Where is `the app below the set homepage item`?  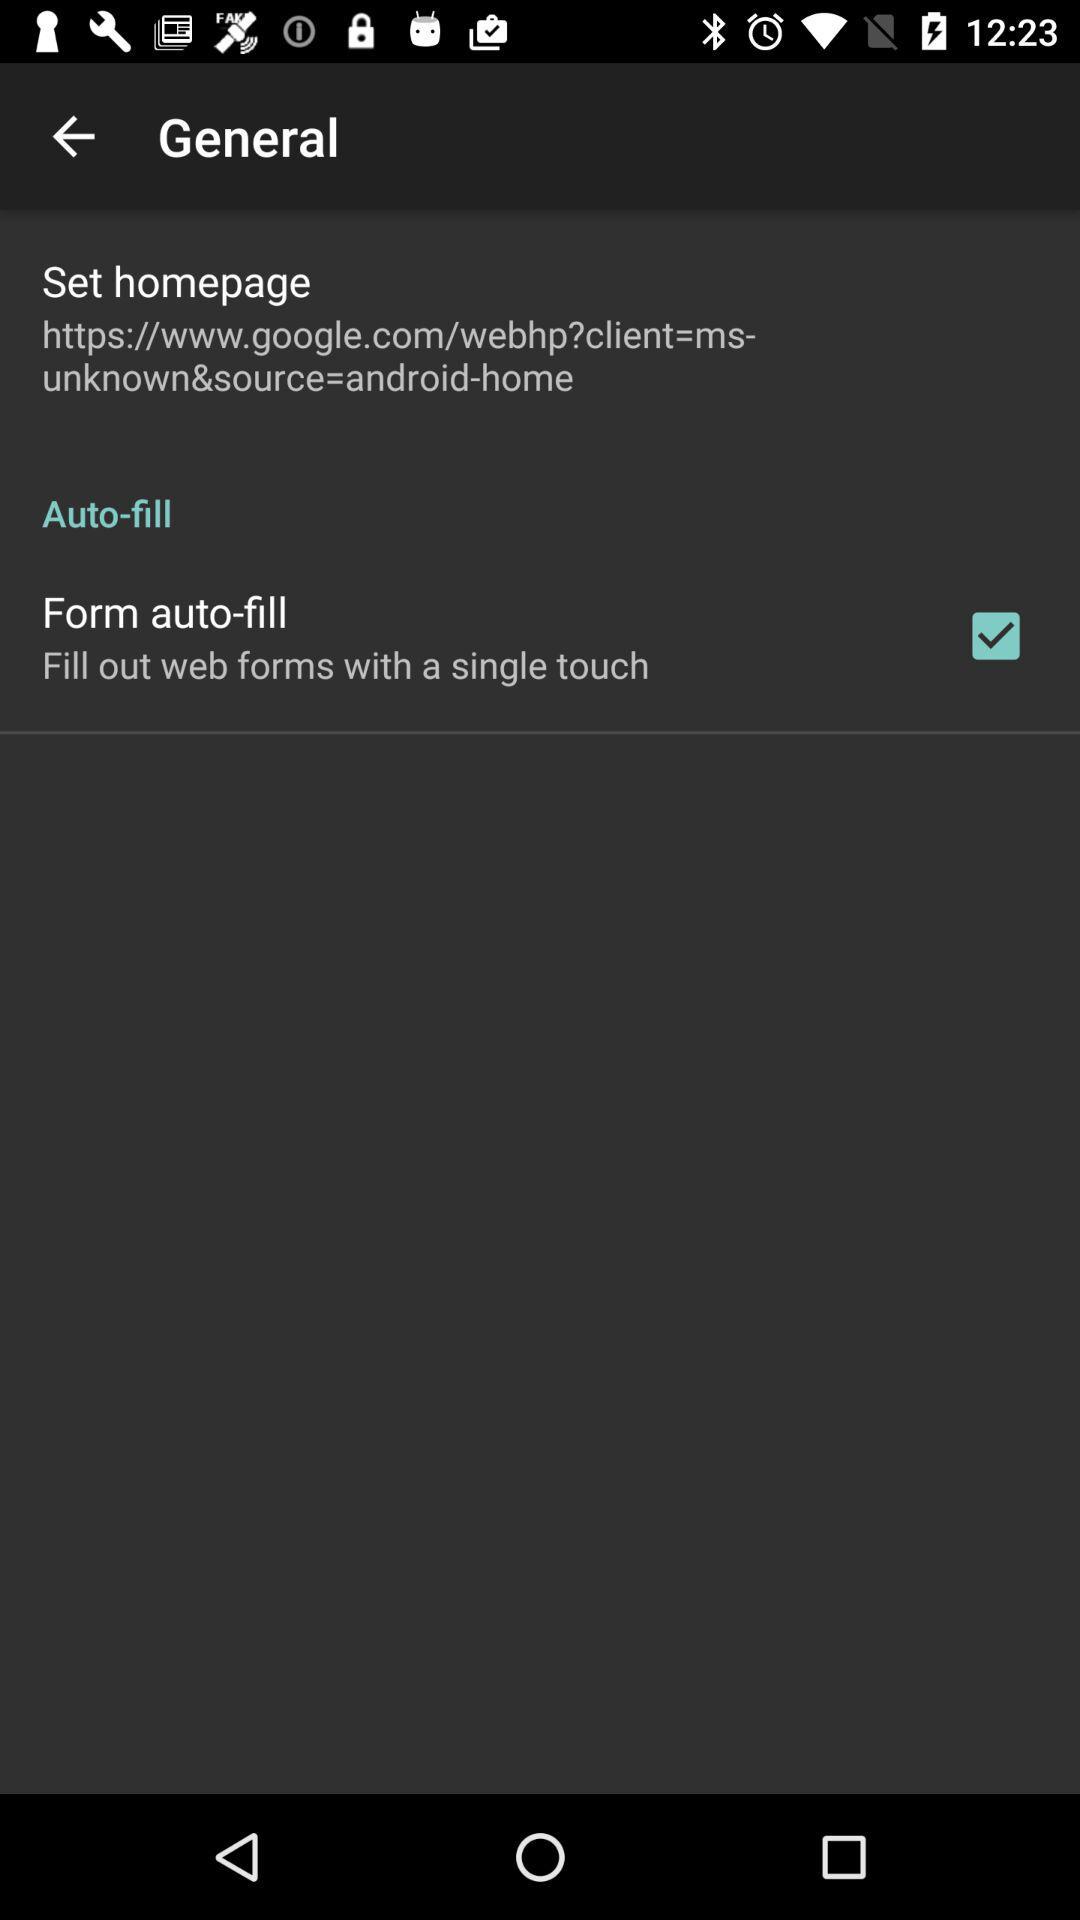
the app below the set homepage item is located at coordinates (540, 355).